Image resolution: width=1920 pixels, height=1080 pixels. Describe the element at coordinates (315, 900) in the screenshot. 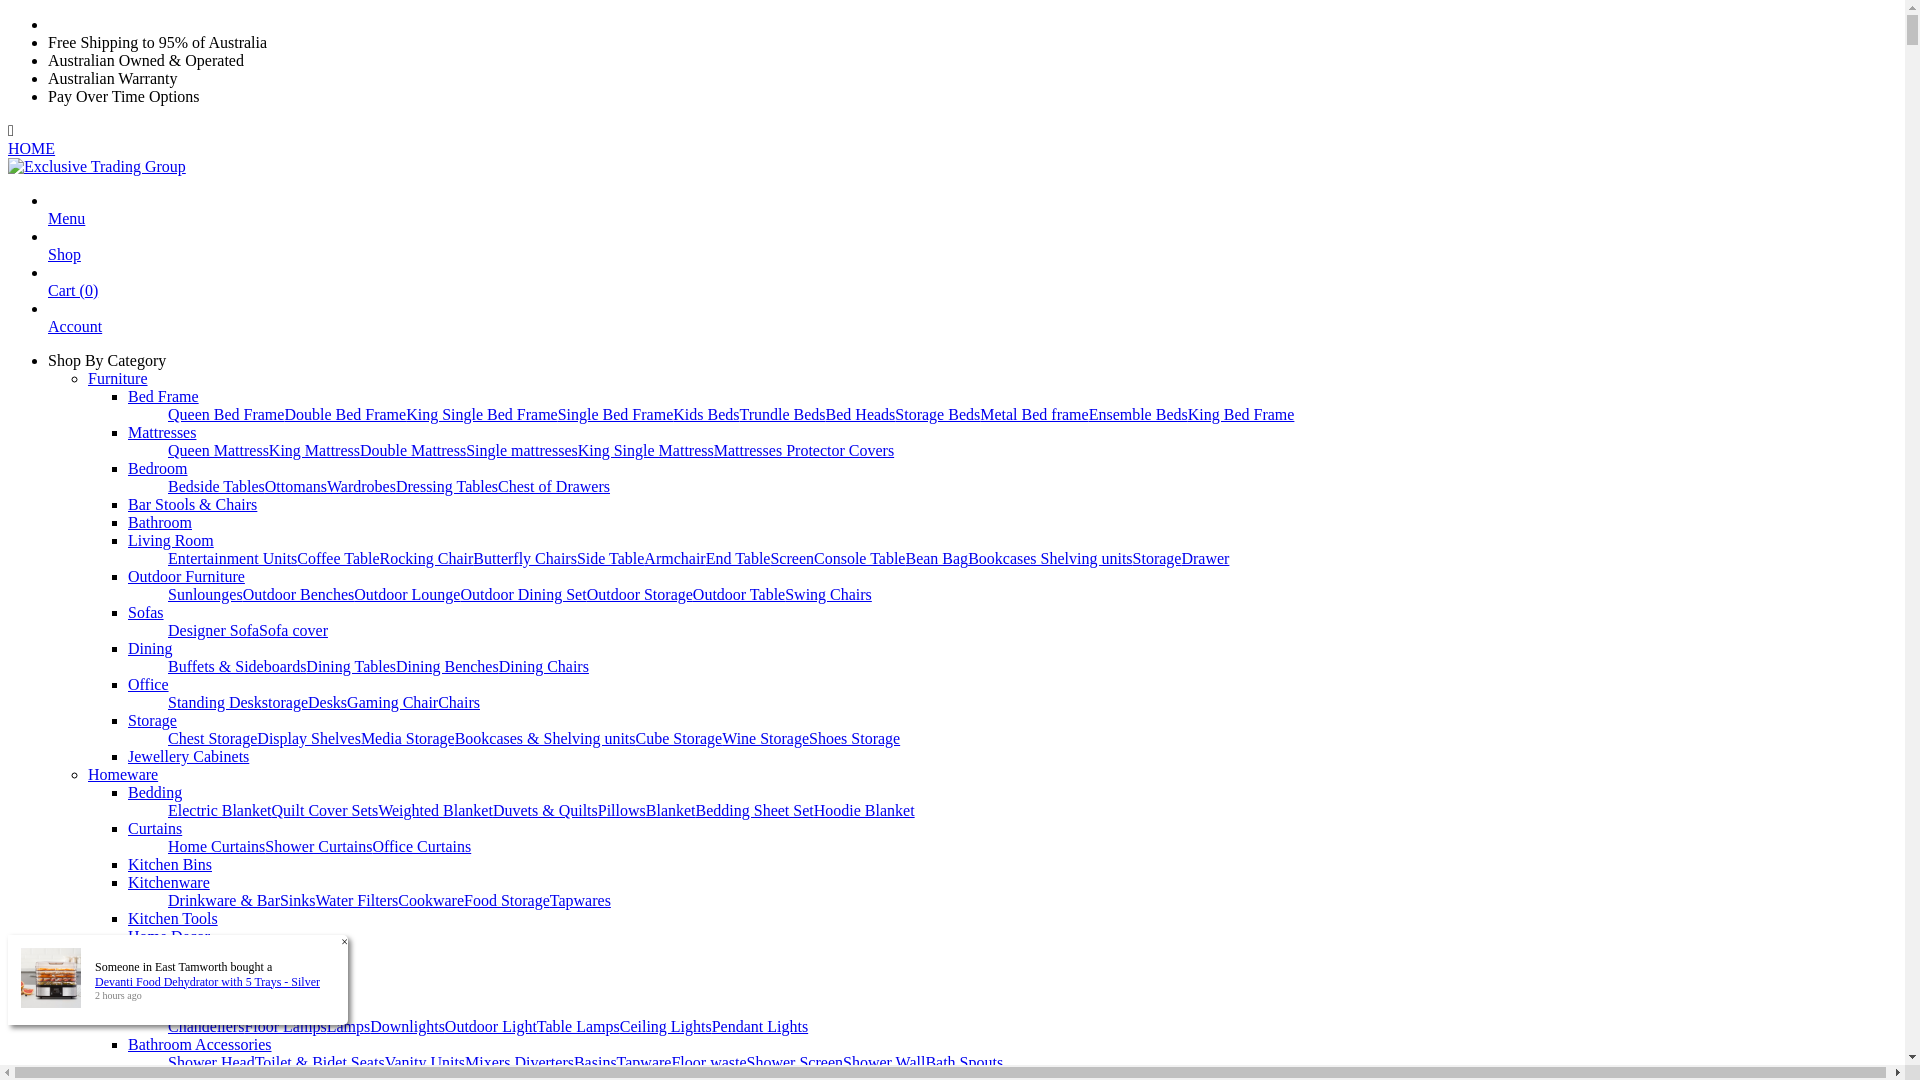

I see `'Water Filters'` at that location.